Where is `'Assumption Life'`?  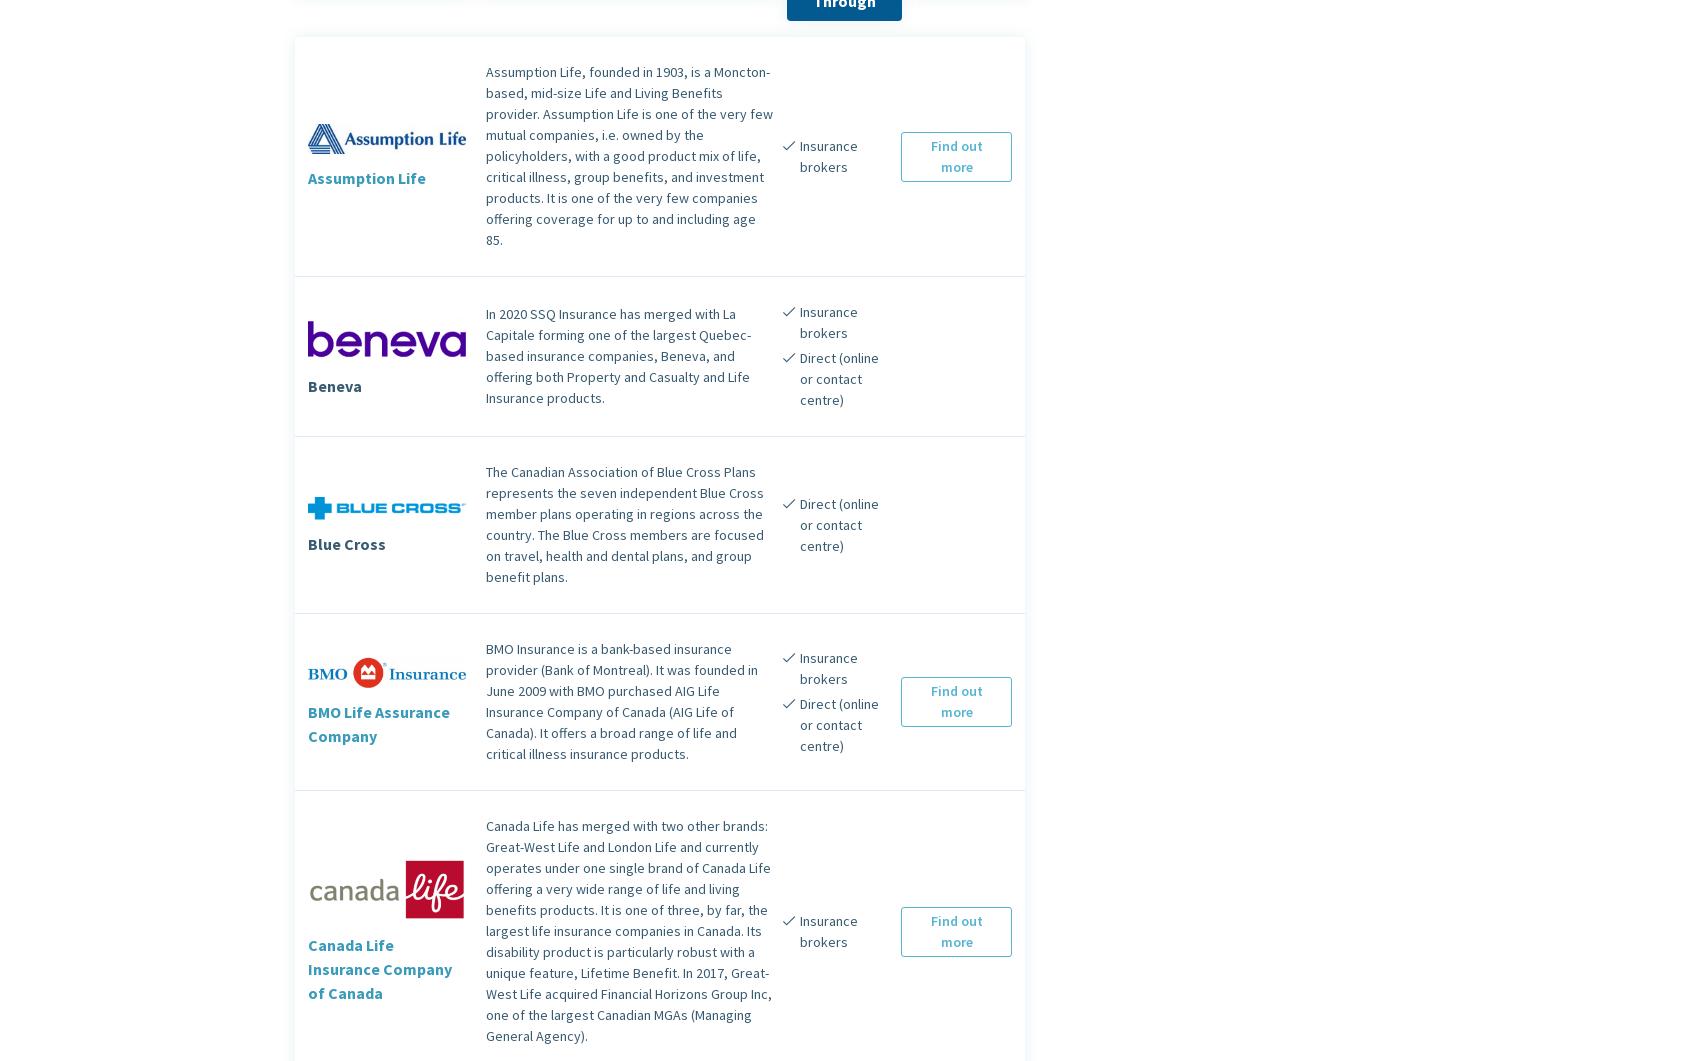
'Assumption Life' is located at coordinates (366, 176).